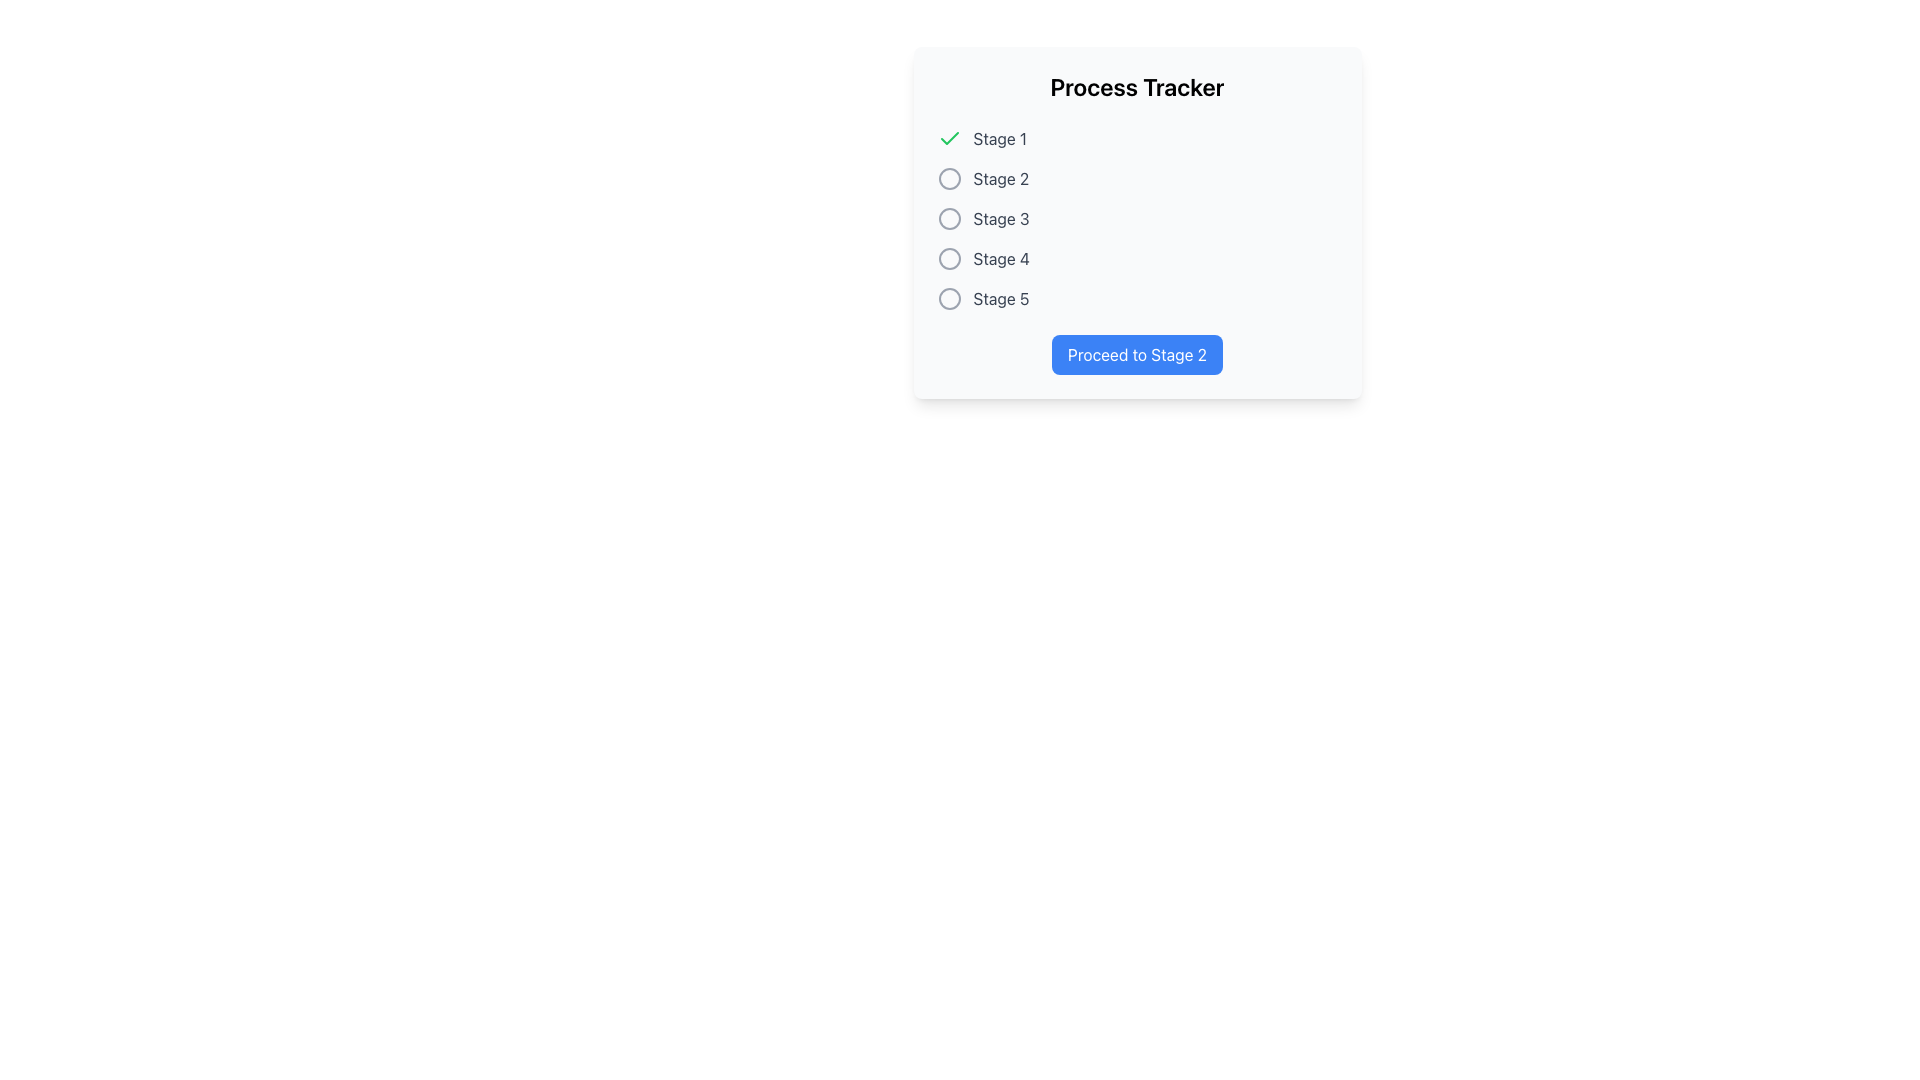  Describe the element at coordinates (948, 219) in the screenshot. I see `the unselected radio button for 'Stage 3'` at that location.